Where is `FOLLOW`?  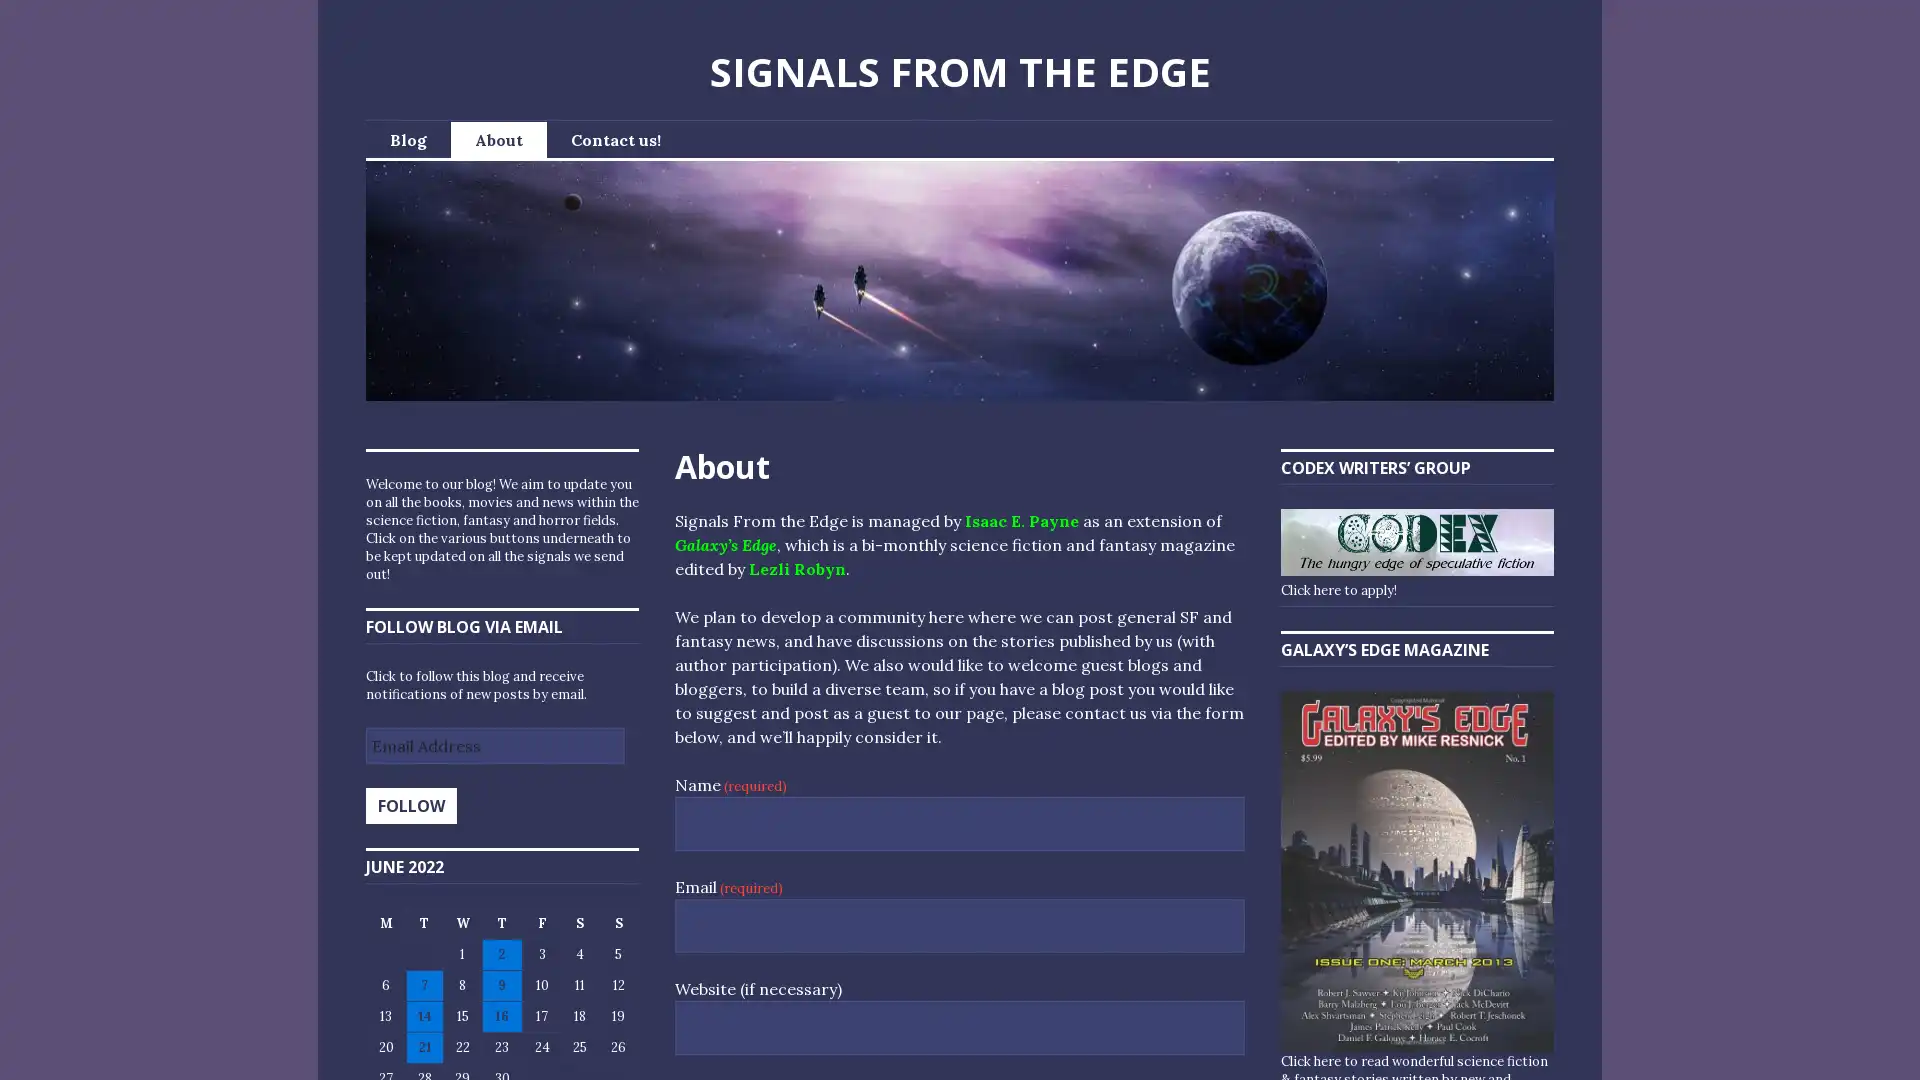
FOLLOW is located at coordinates (410, 805).